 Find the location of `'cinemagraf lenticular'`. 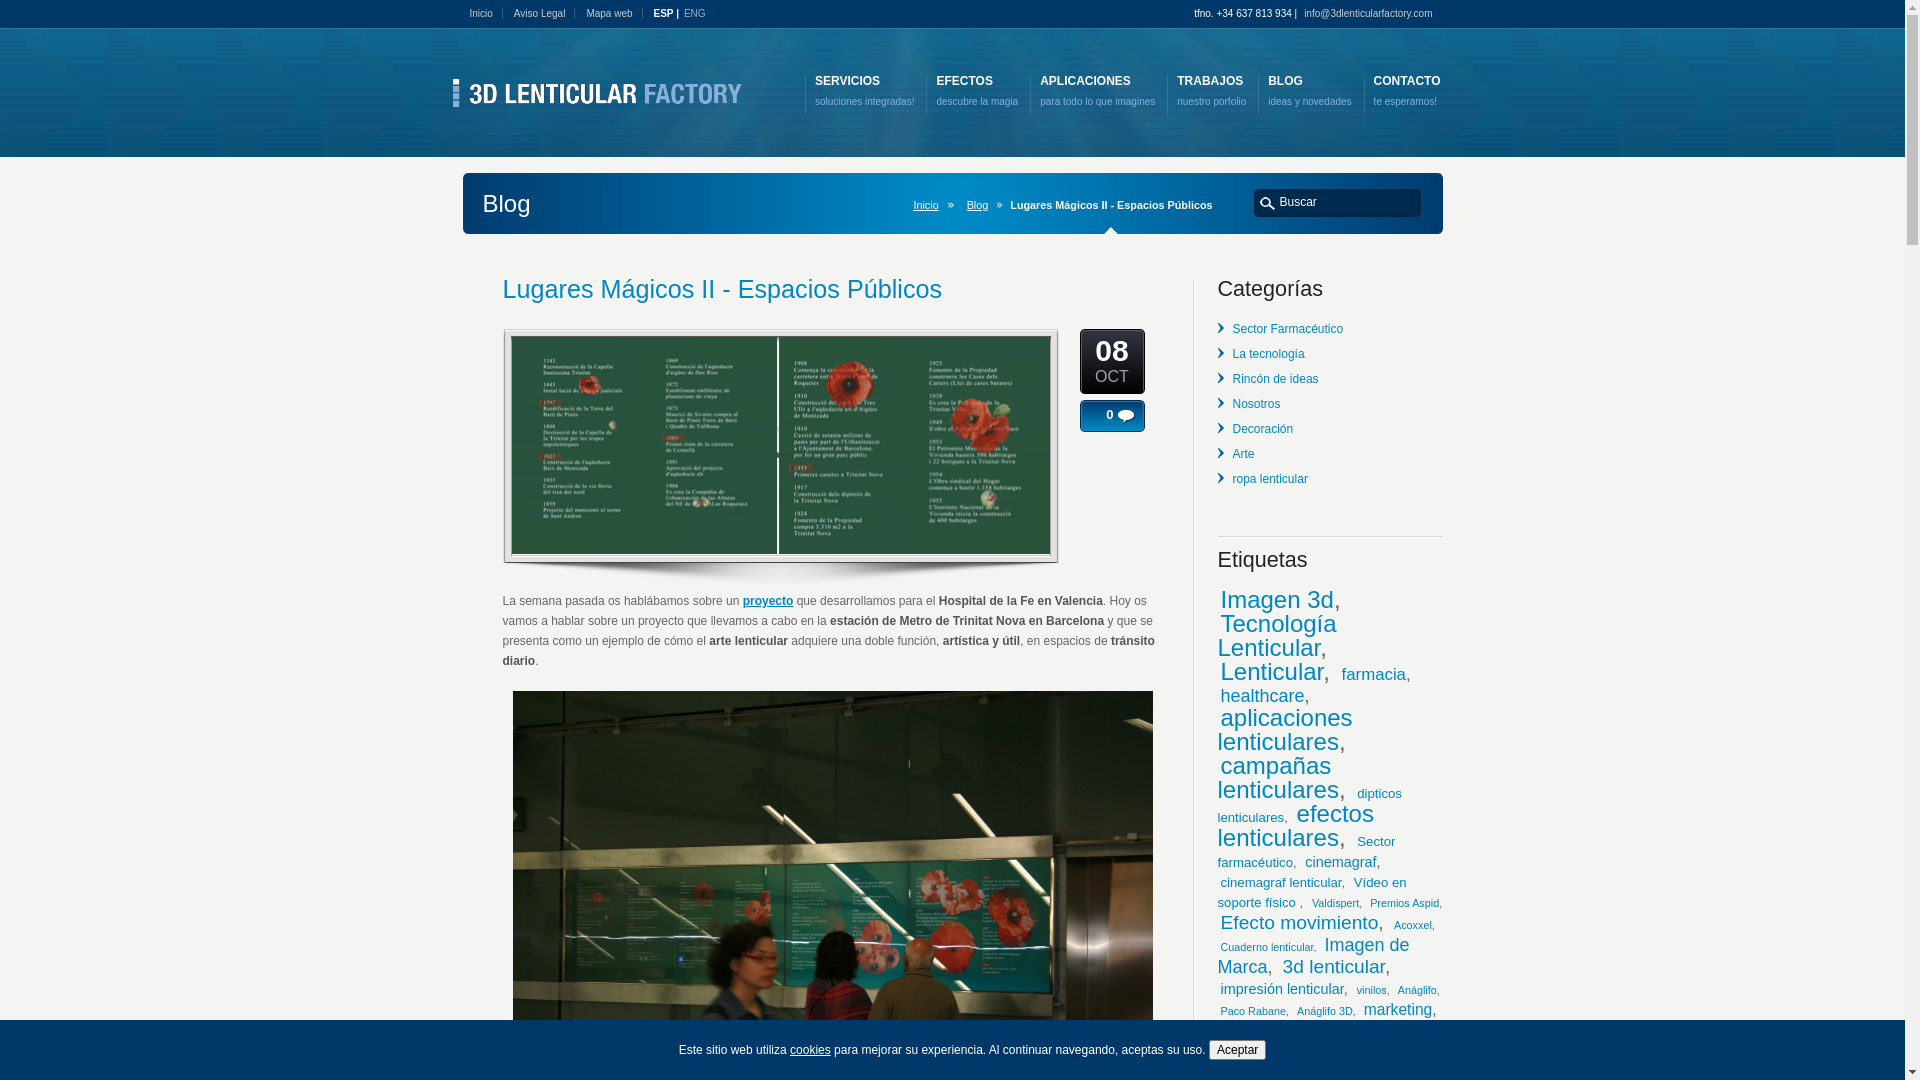

'cinemagraf lenticular' is located at coordinates (1280, 881).